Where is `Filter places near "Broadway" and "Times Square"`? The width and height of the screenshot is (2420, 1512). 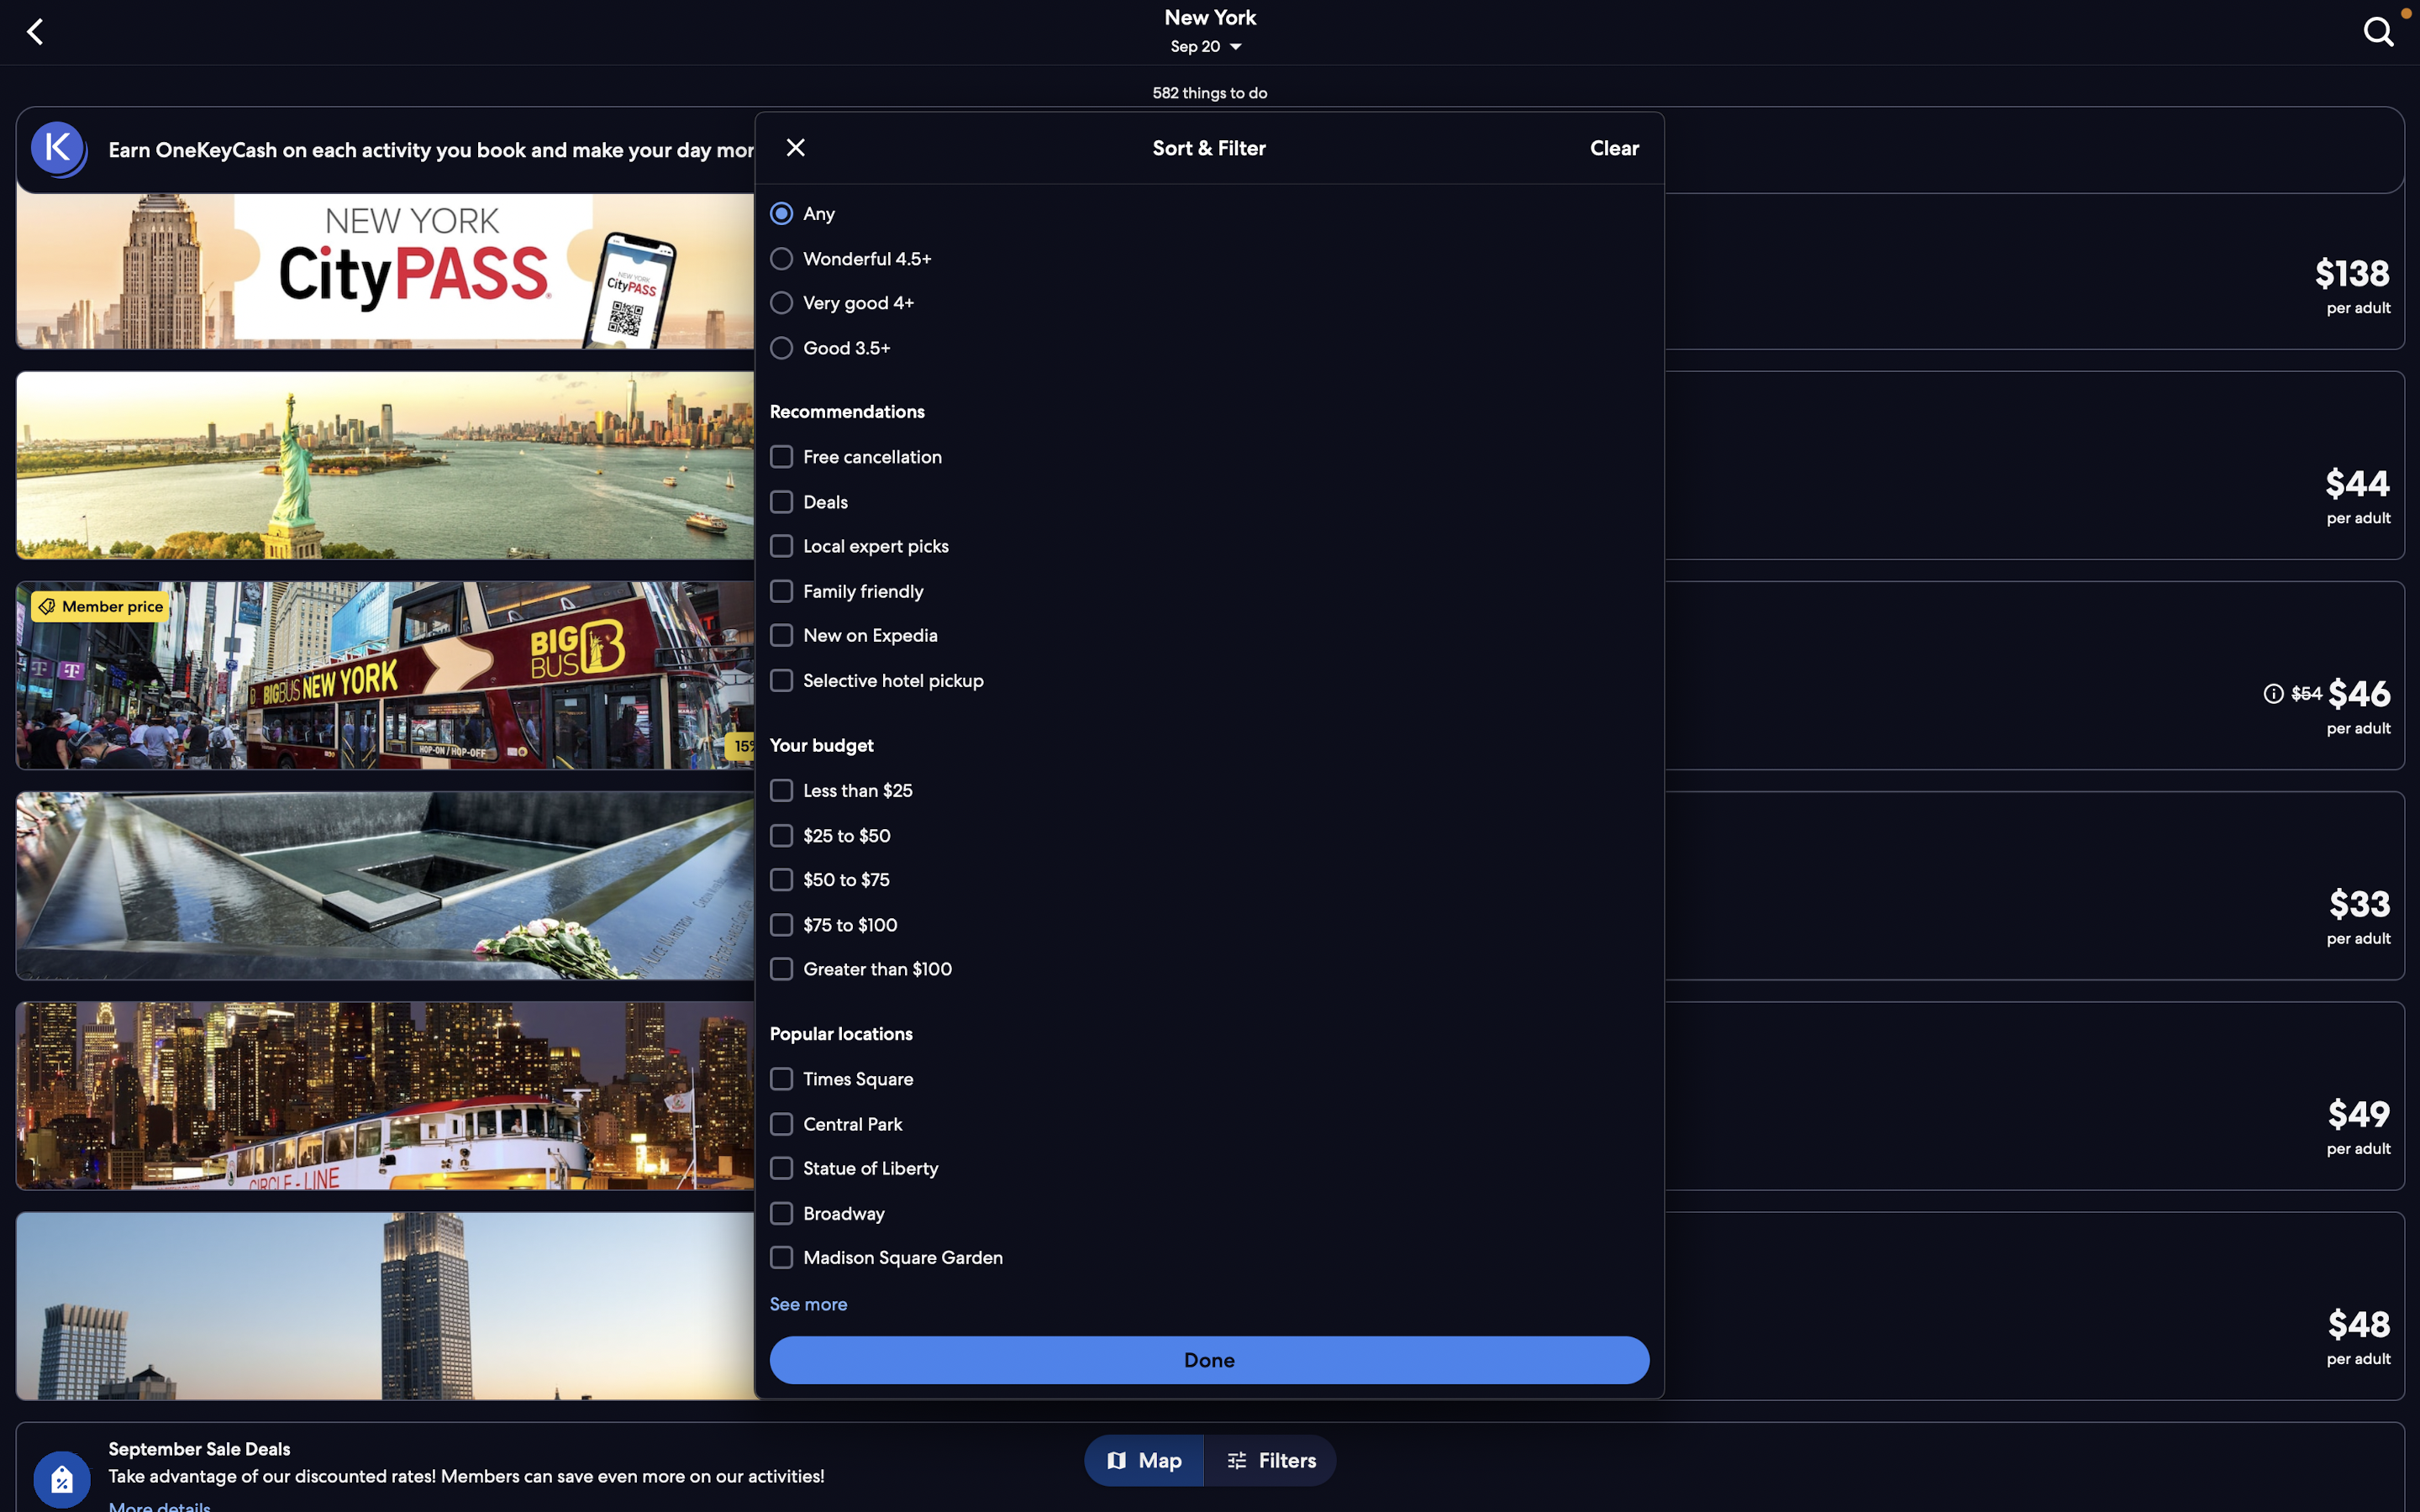
Filter places near "Broadway" and "Times Square" is located at coordinates (1212, 1255).